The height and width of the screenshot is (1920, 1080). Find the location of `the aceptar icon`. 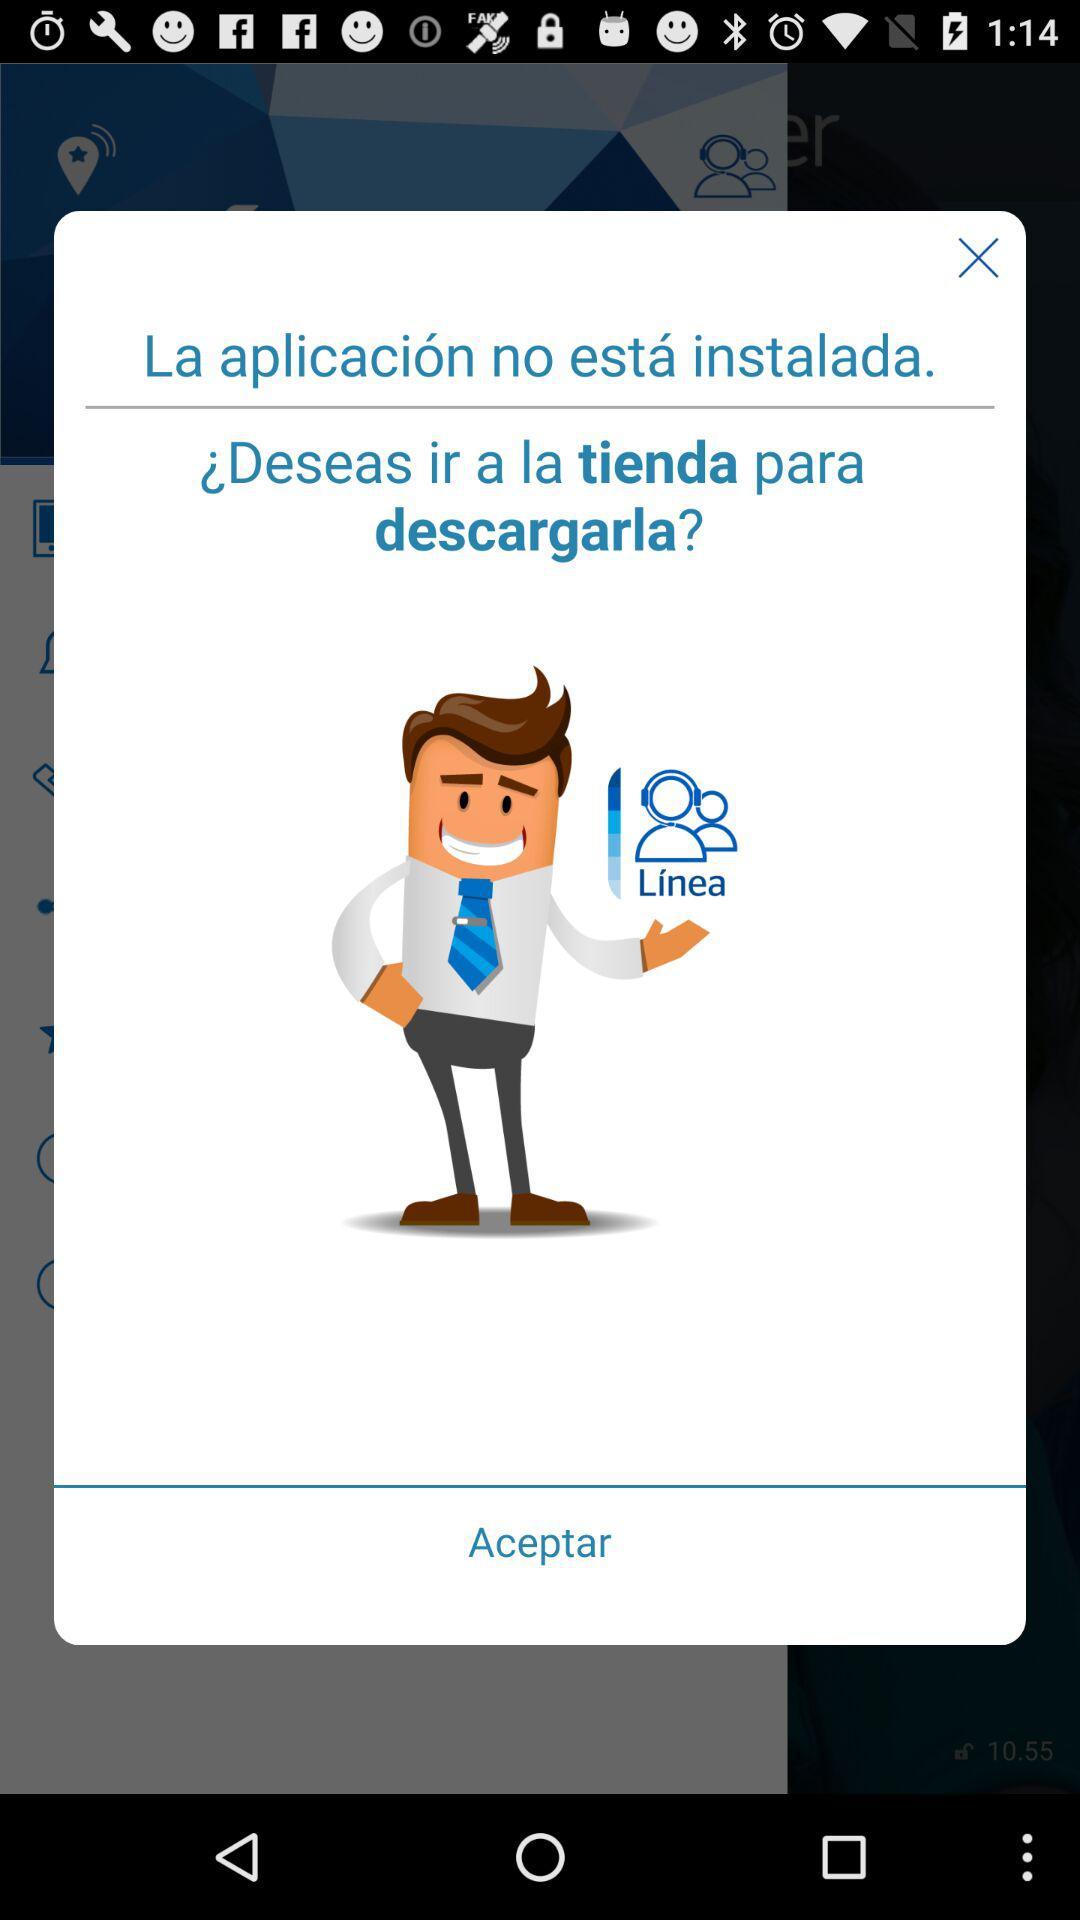

the aceptar icon is located at coordinates (540, 1539).